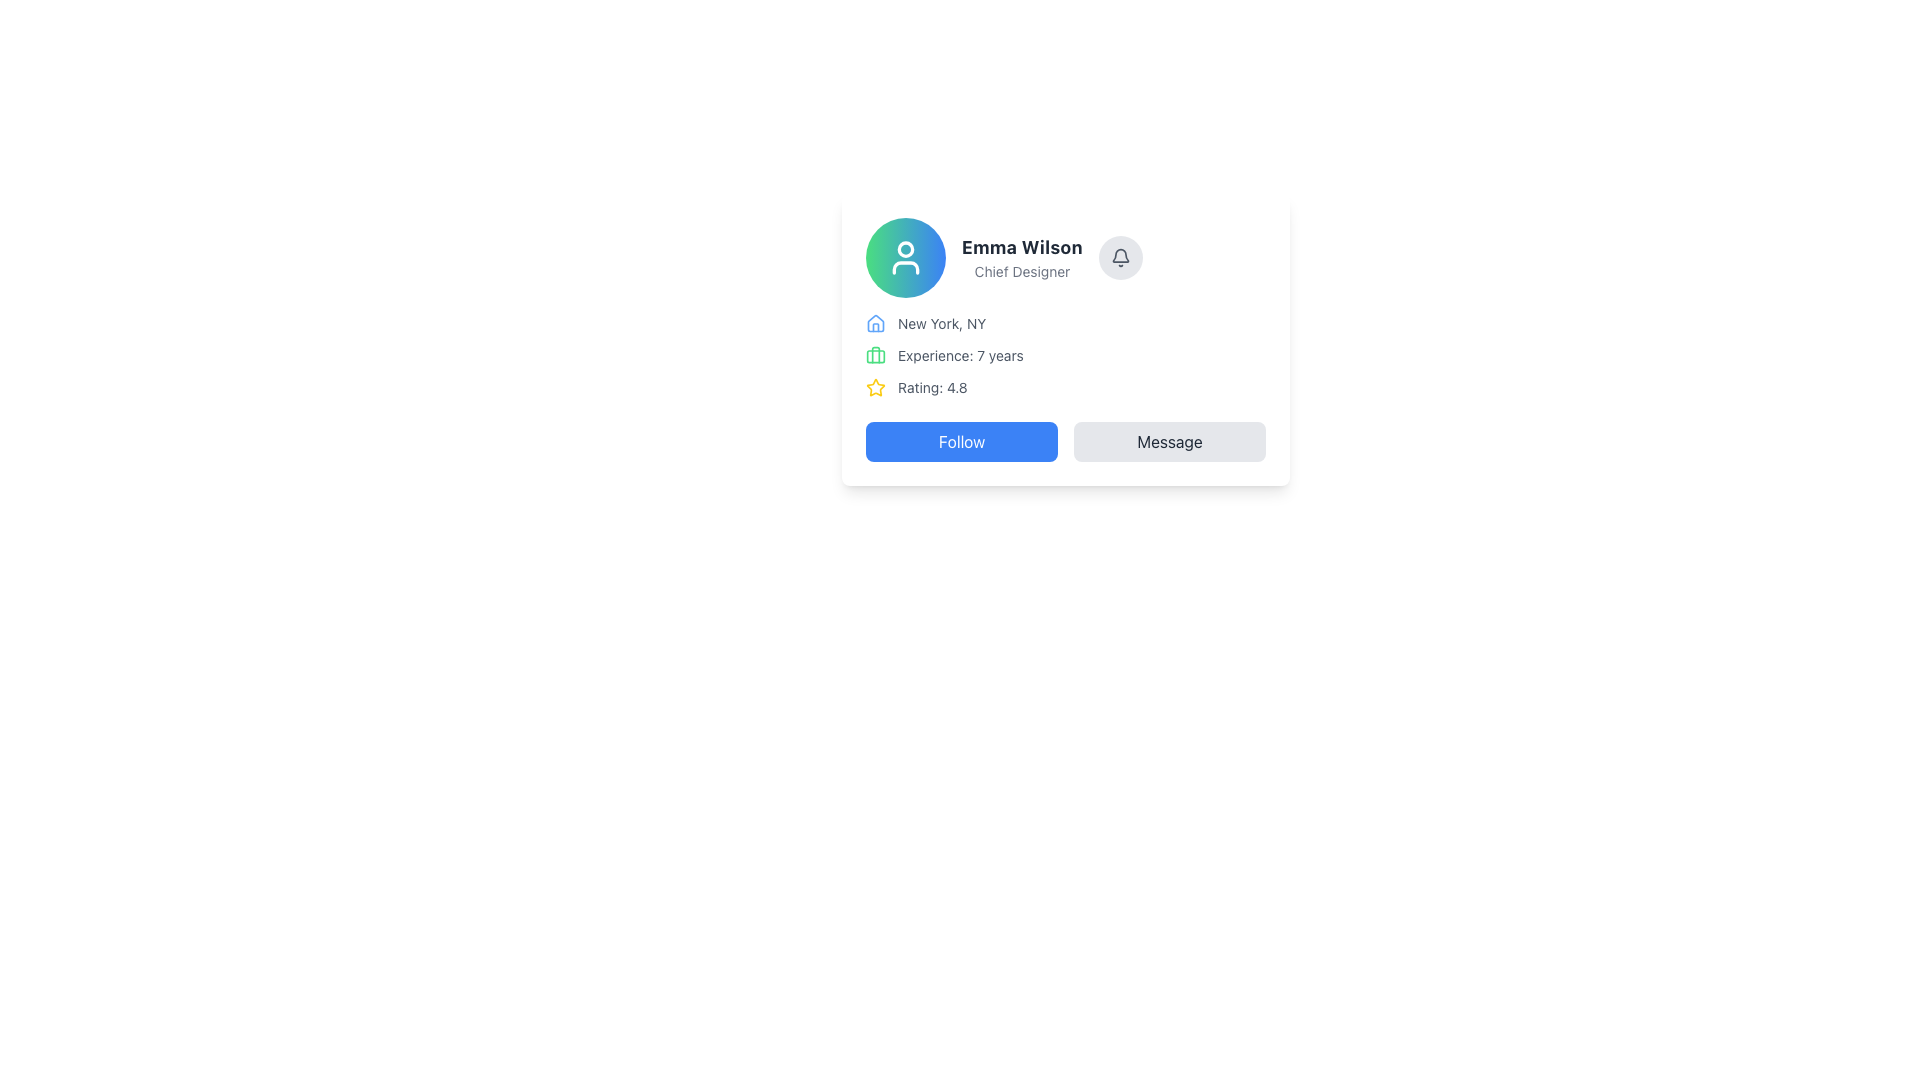  What do you see at coordinates (905, 257) in the screenshot?
I see `the user figure icon styled in white, enclosed within a circular frame with a gradient background transitioning from green to blue, located at the top left of the card containing user details` at bounding box center [905, 257].